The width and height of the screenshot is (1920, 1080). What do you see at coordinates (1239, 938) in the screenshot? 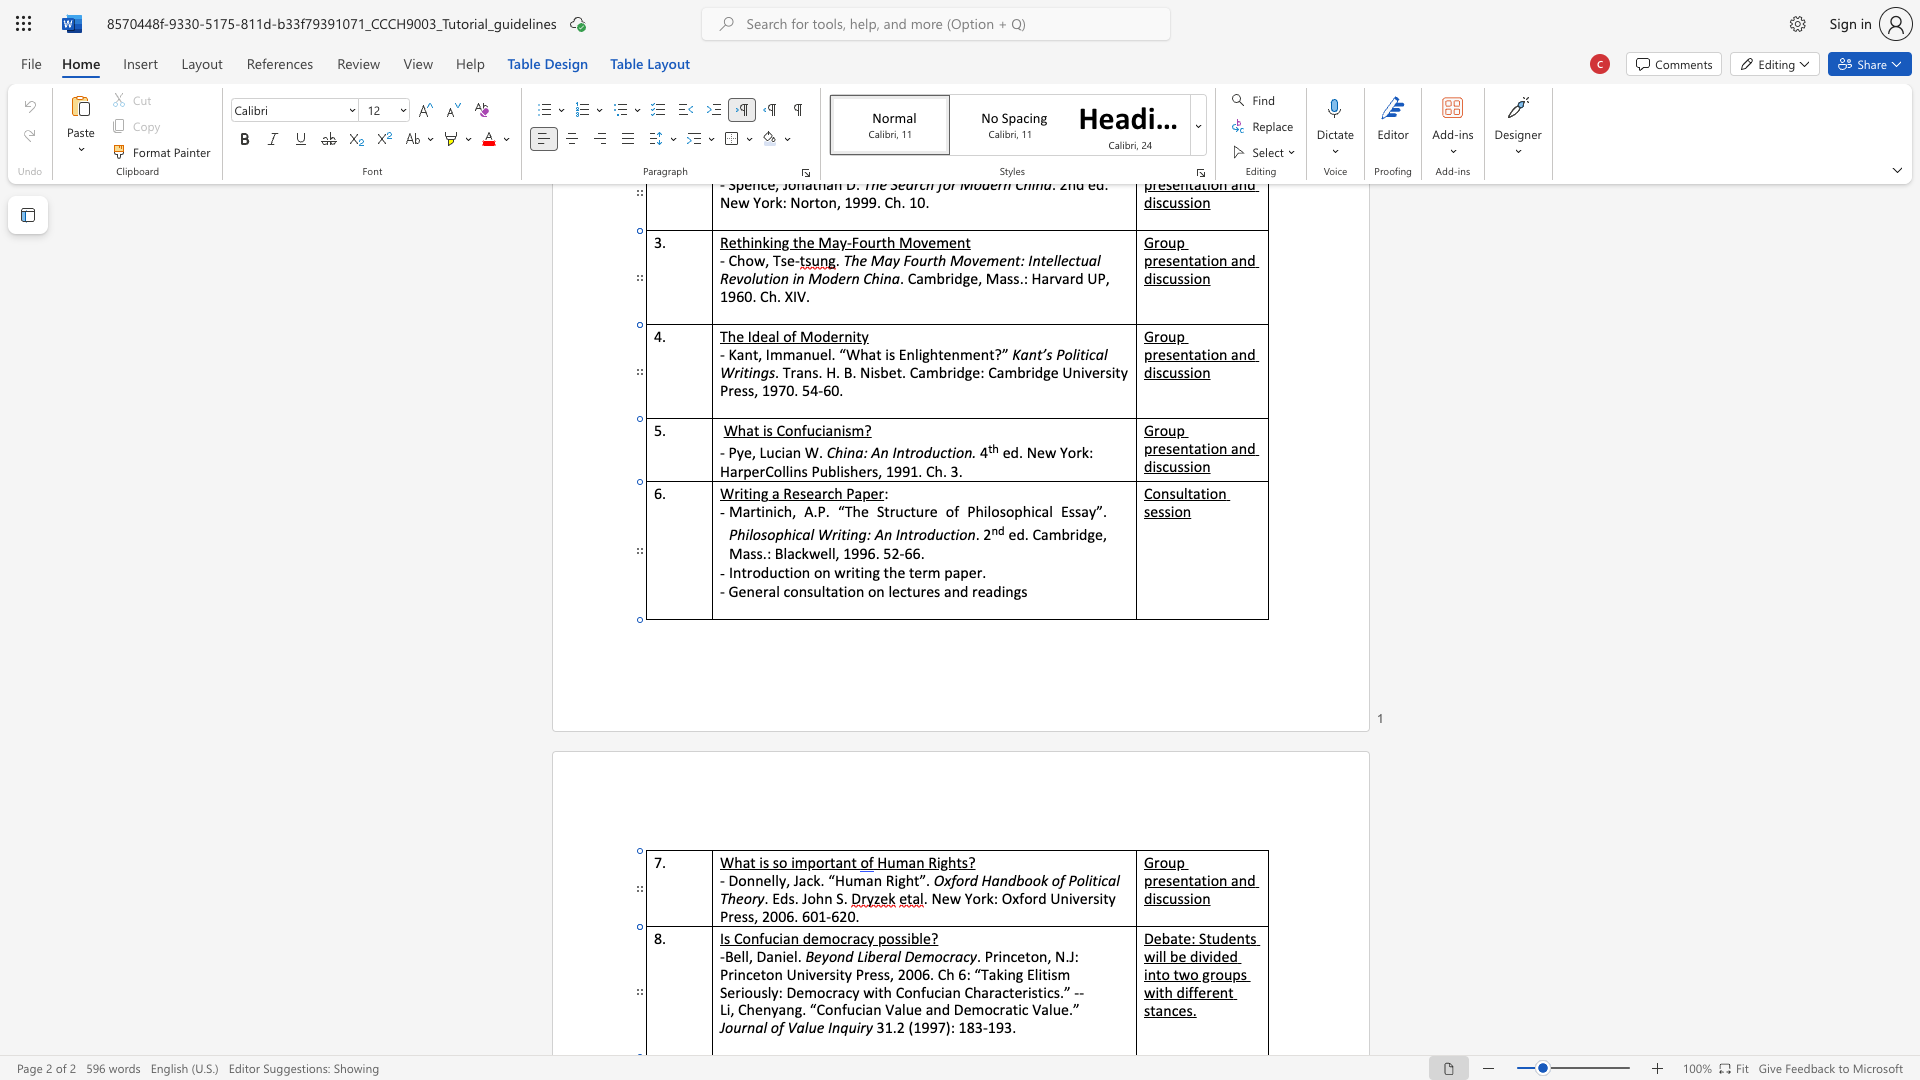
I see `the 1th character "n" in the text` at bounding box center [1239, 938].